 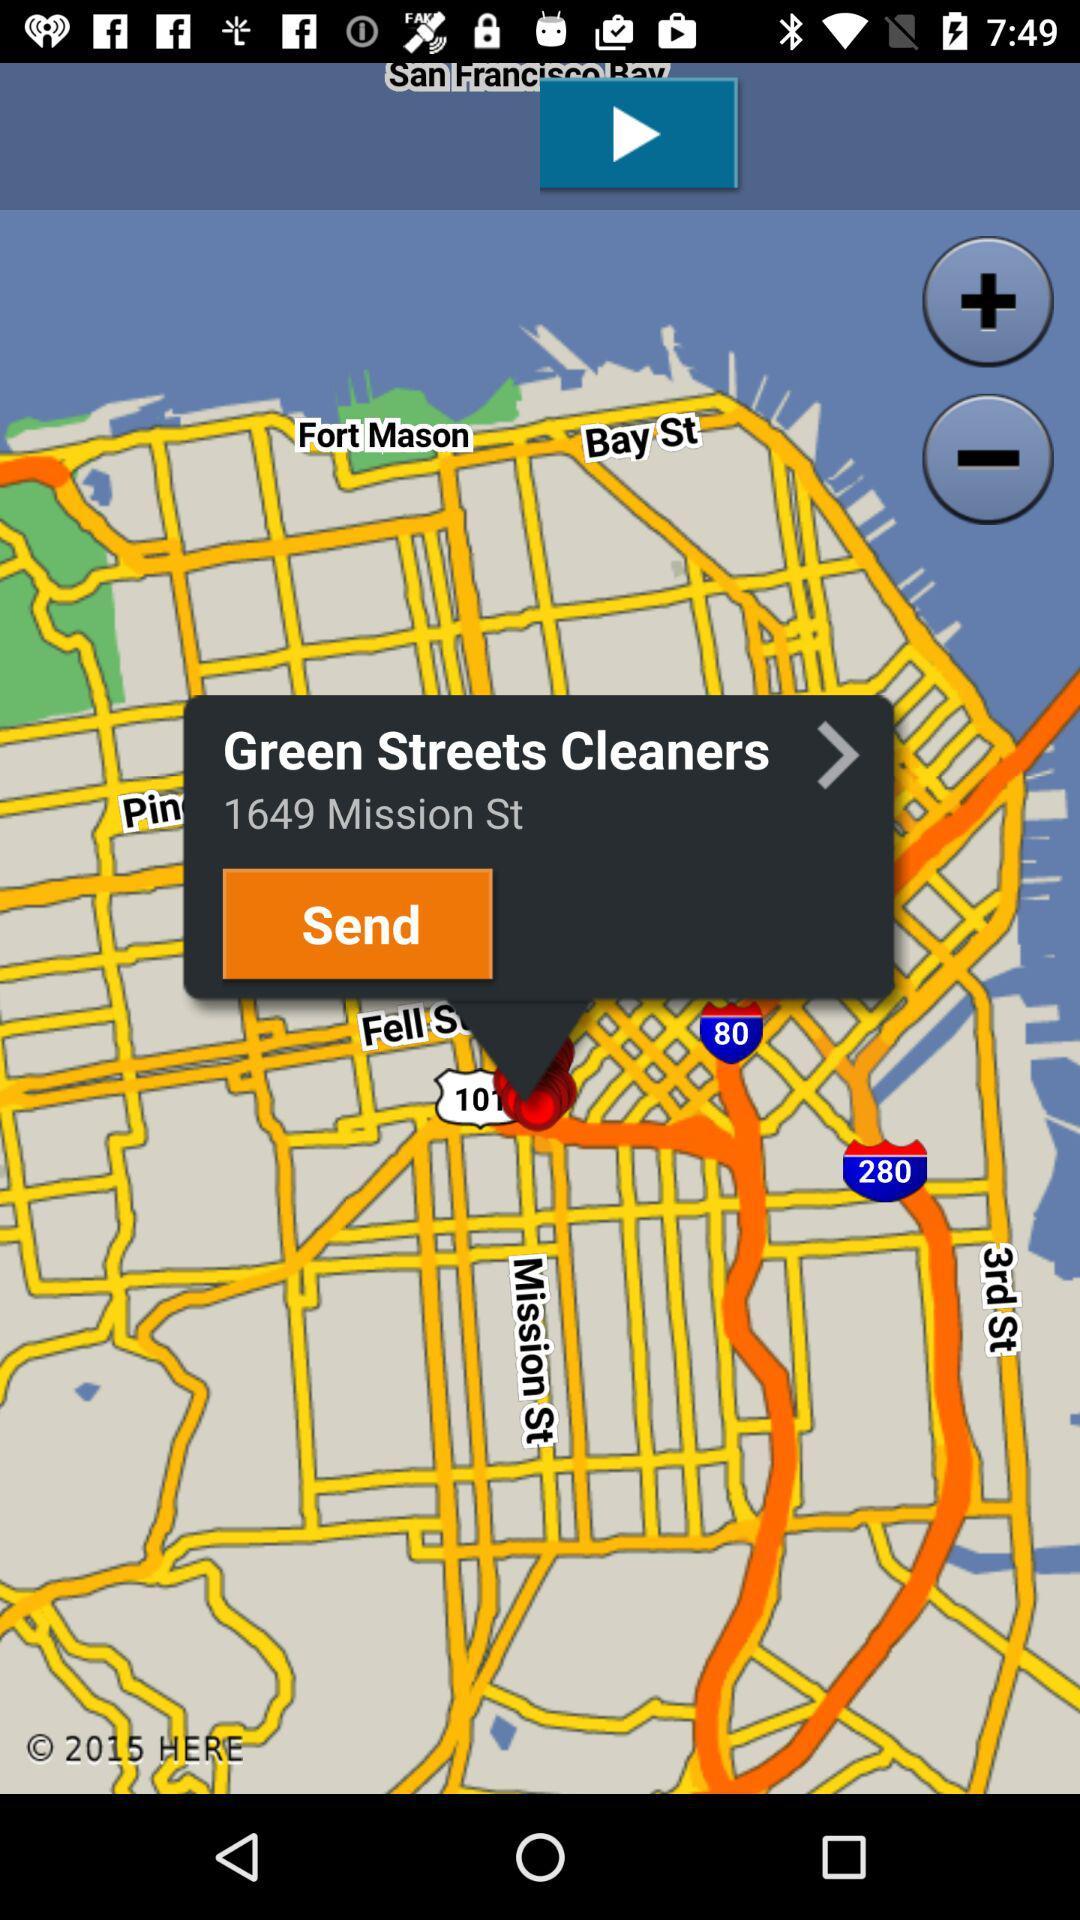 I want to click on icon below the 1649 mission st, so click(x=361, y=926).